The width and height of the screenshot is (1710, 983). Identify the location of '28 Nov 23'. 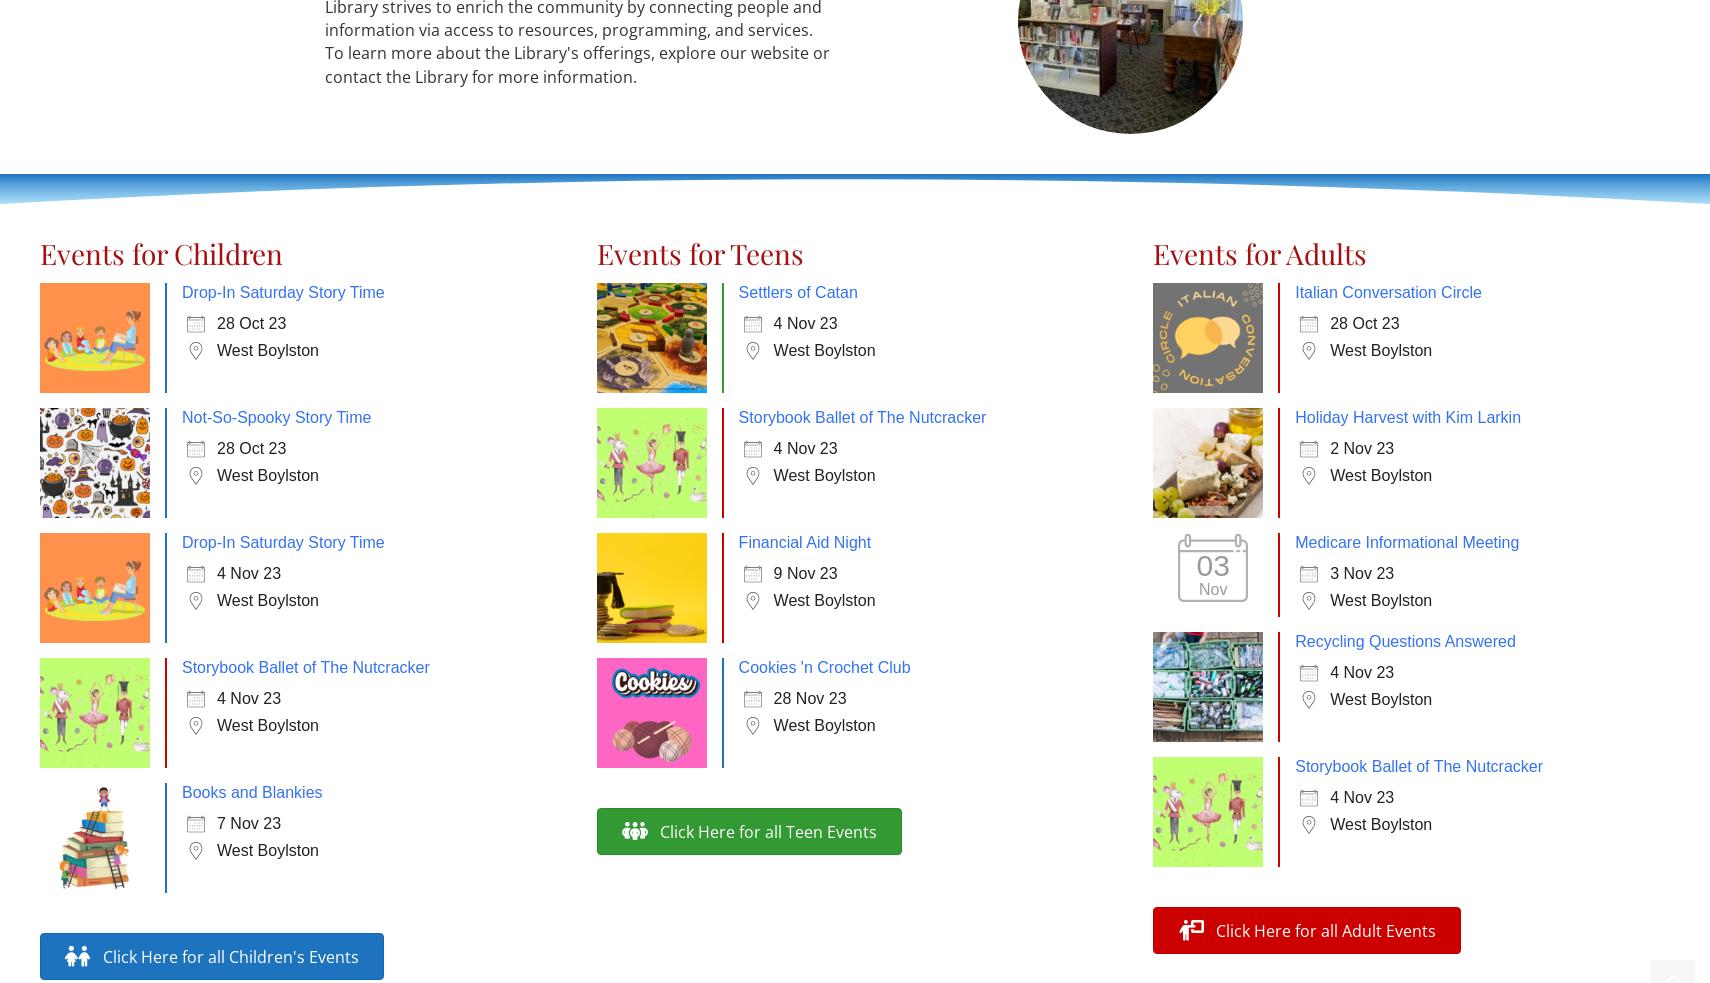
(809, 697).